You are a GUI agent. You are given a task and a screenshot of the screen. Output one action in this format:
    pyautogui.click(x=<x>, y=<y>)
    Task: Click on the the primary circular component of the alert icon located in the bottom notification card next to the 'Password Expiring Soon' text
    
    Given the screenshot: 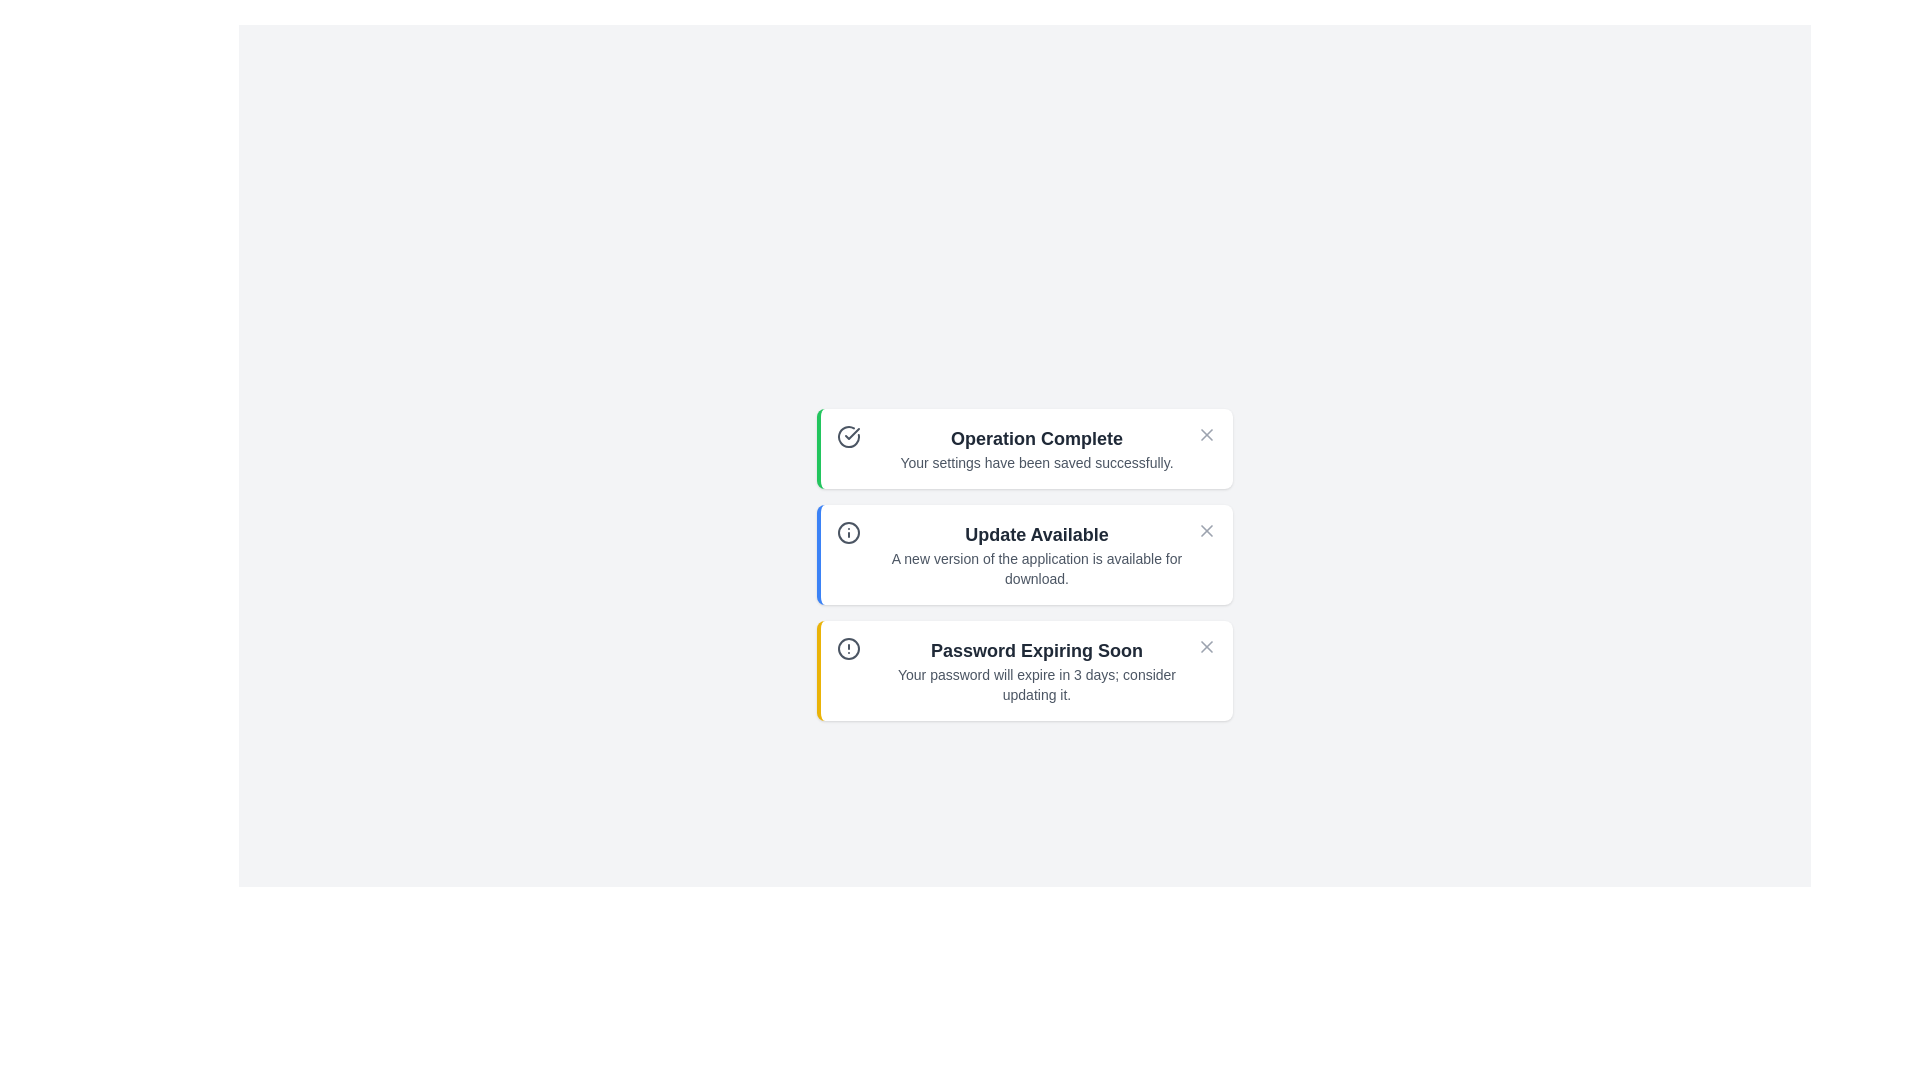 What is the action you would take?
    pyautogui.click(x=849, y=648)
    